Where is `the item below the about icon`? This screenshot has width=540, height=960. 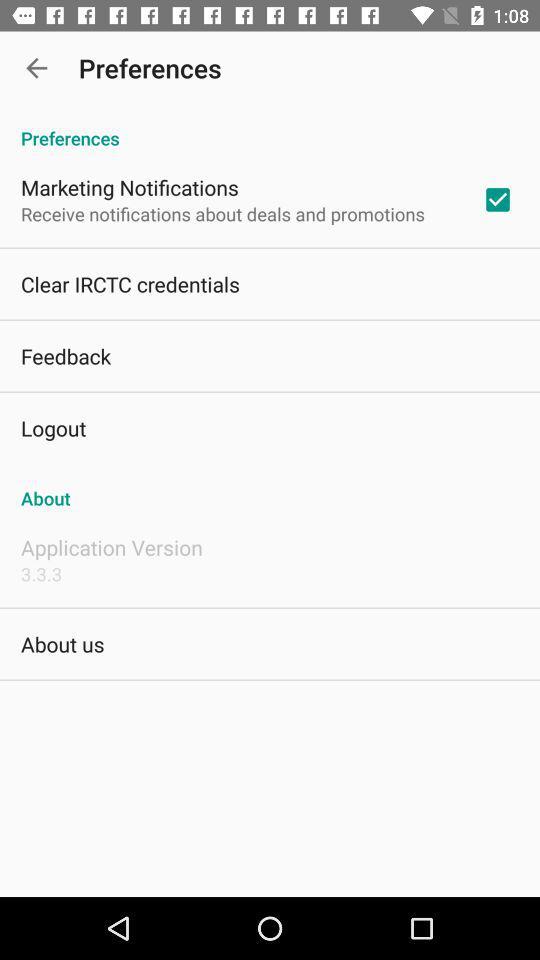
the item below the about icon is located at coordinates (111, 547).